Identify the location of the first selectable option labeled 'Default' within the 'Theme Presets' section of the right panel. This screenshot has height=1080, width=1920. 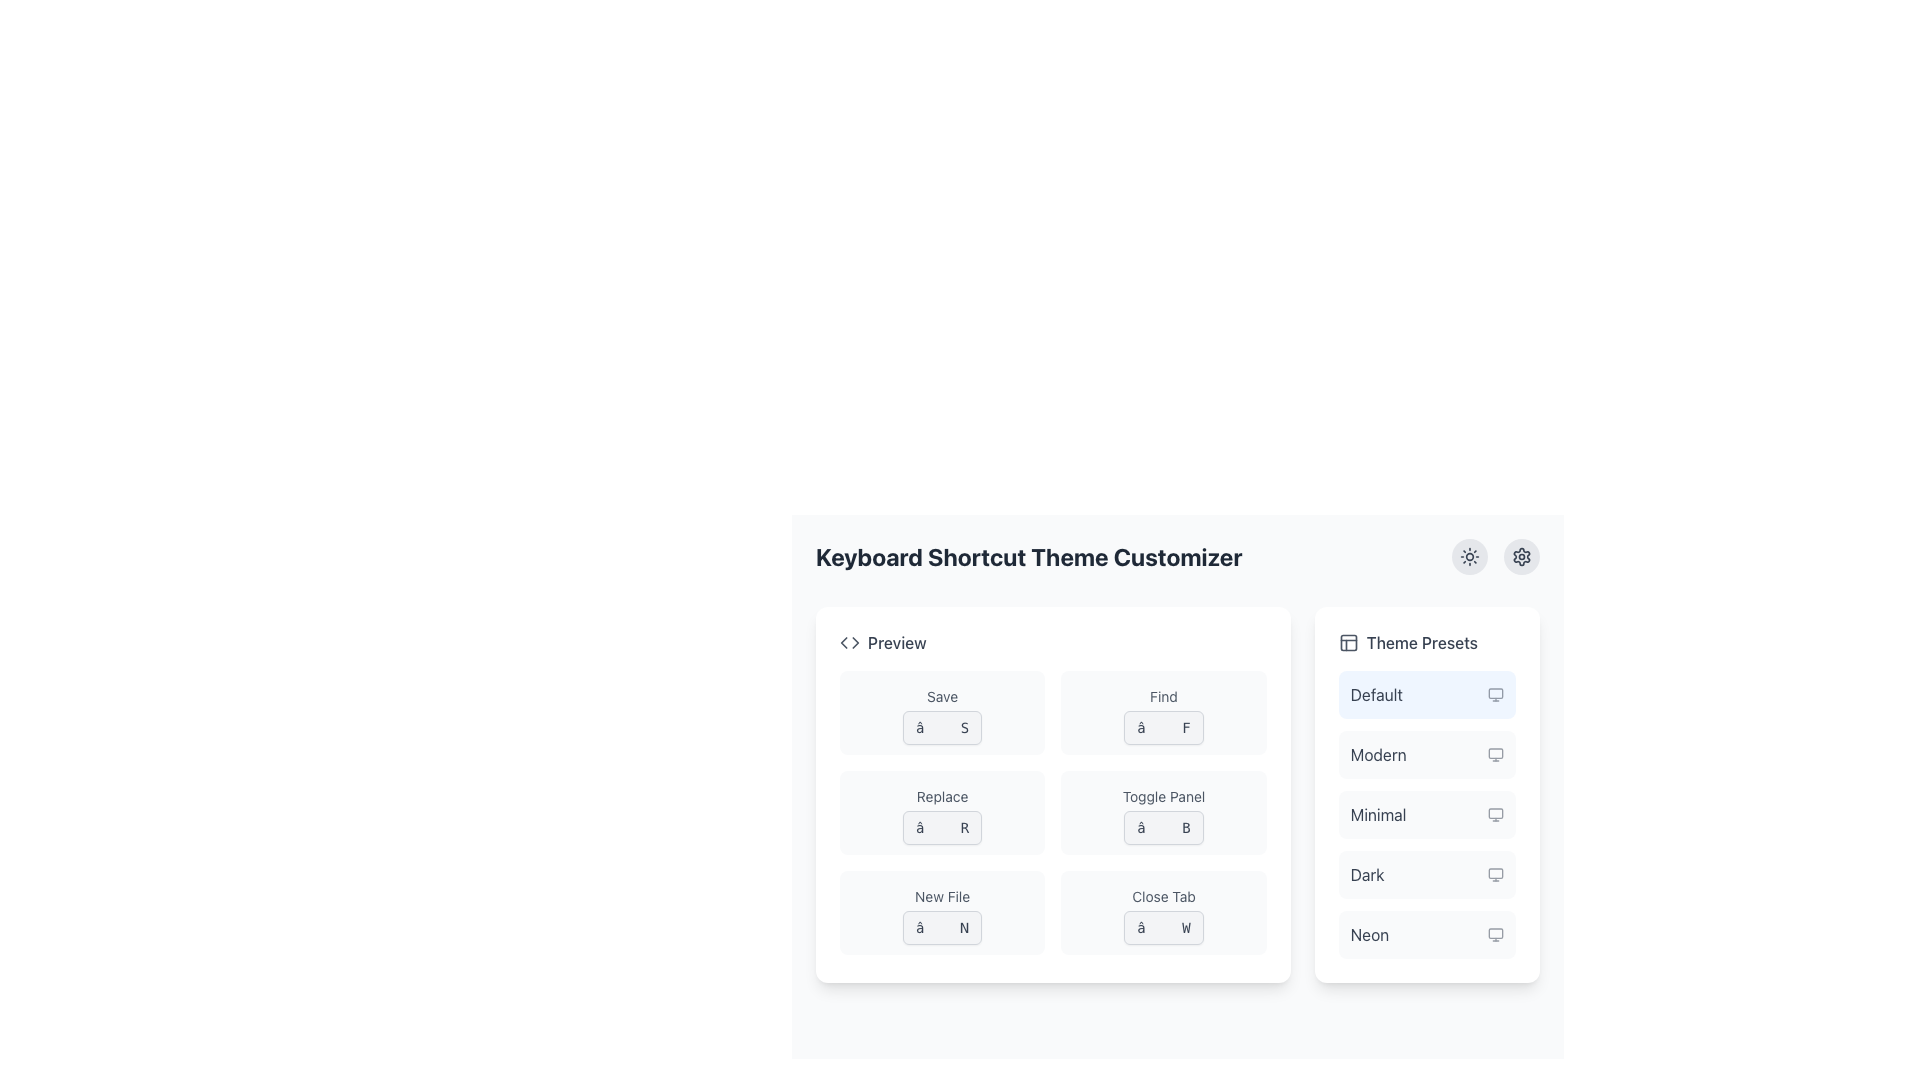
(1426, 693).